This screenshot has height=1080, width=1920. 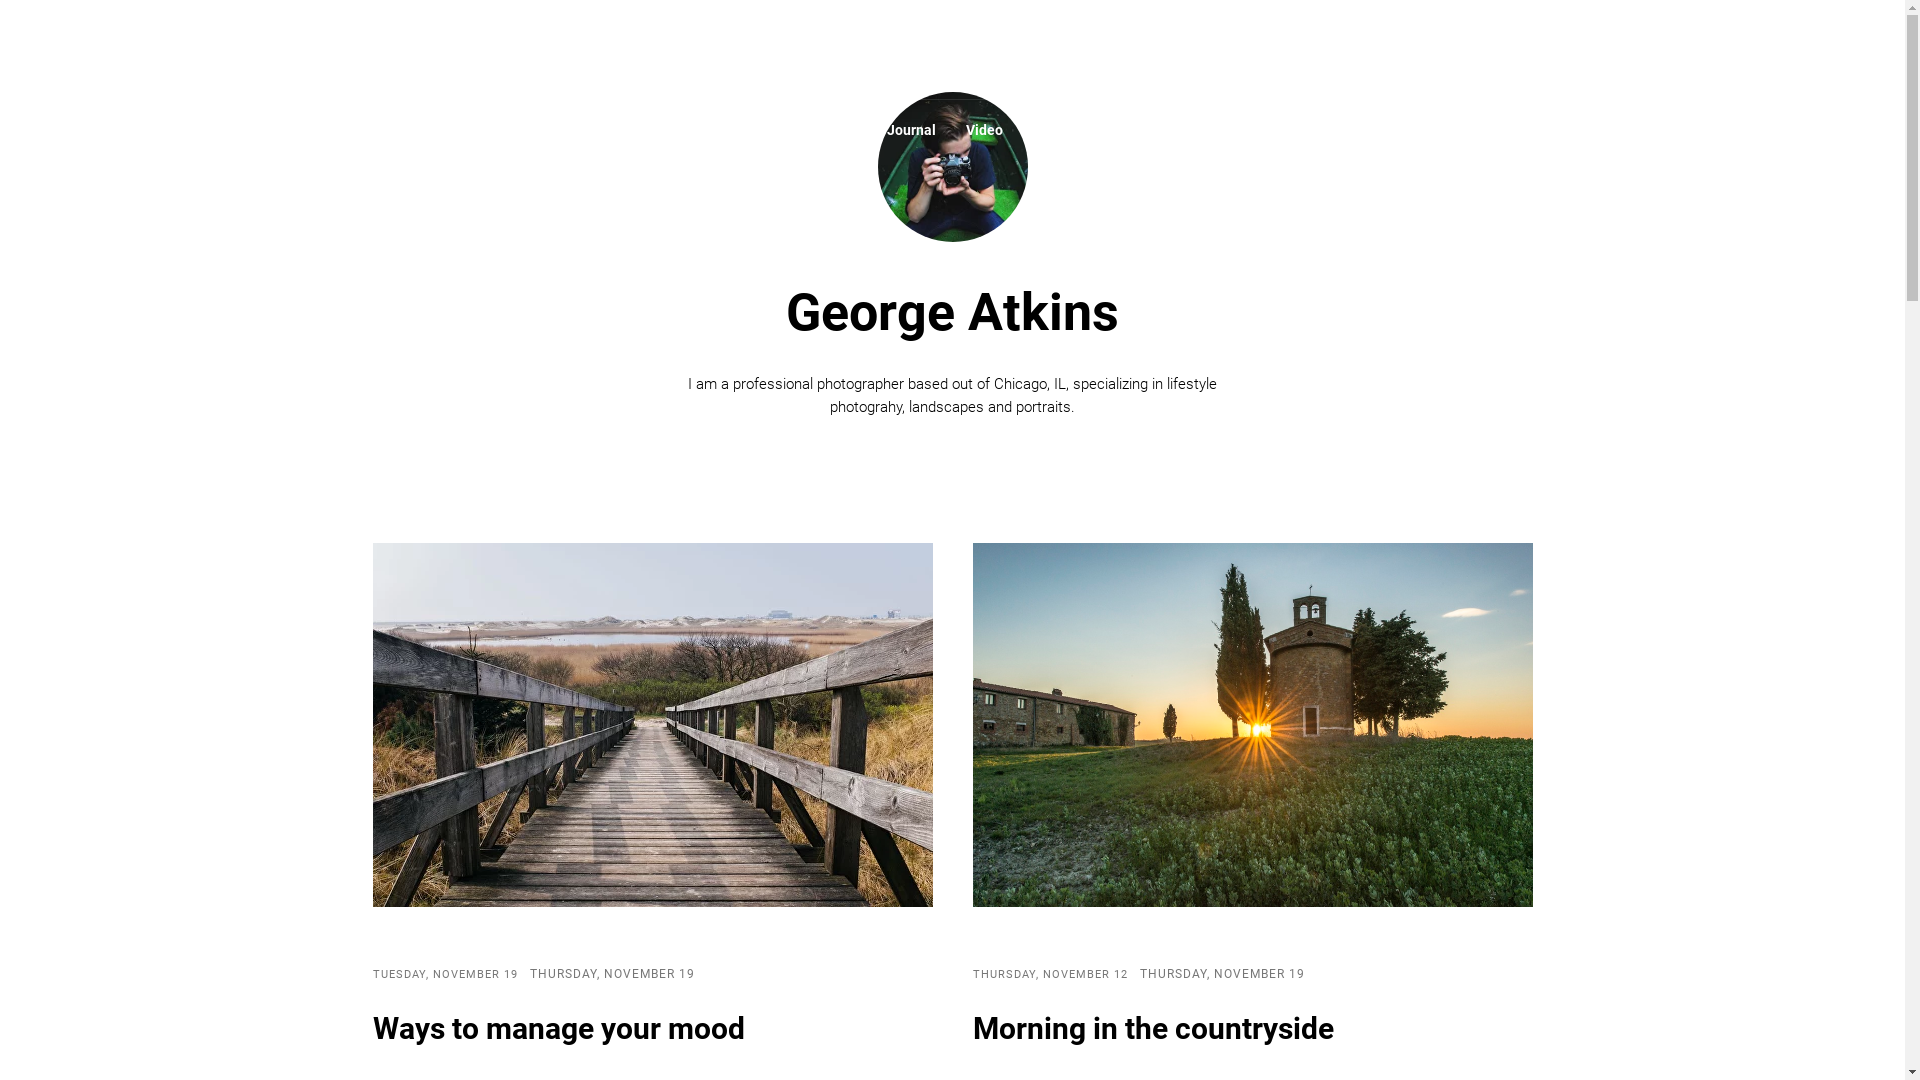 I want to click on 'Video', so click(x=984, y=130).